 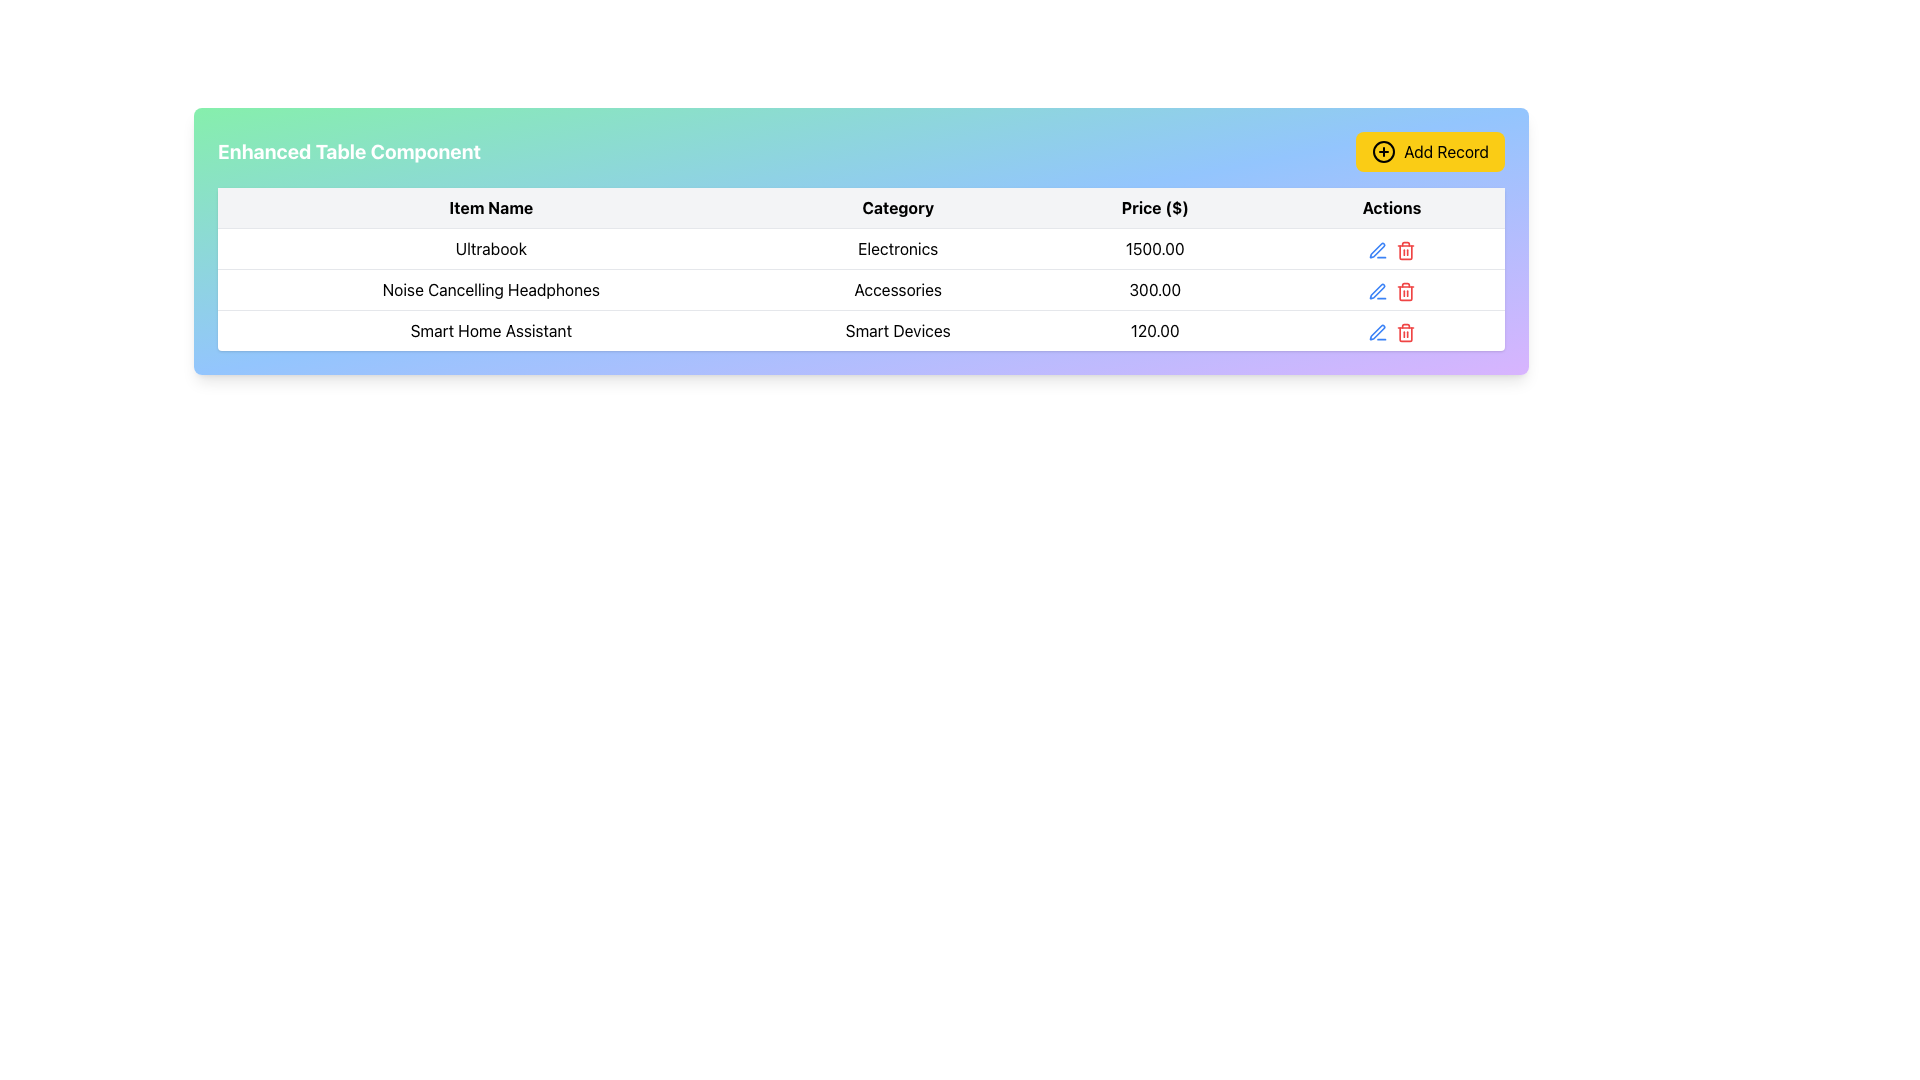 I want to click on text content of the 'Ultrabook' label located in the first row under the 'Item Name' column of the table, so click(x=491, y=248).